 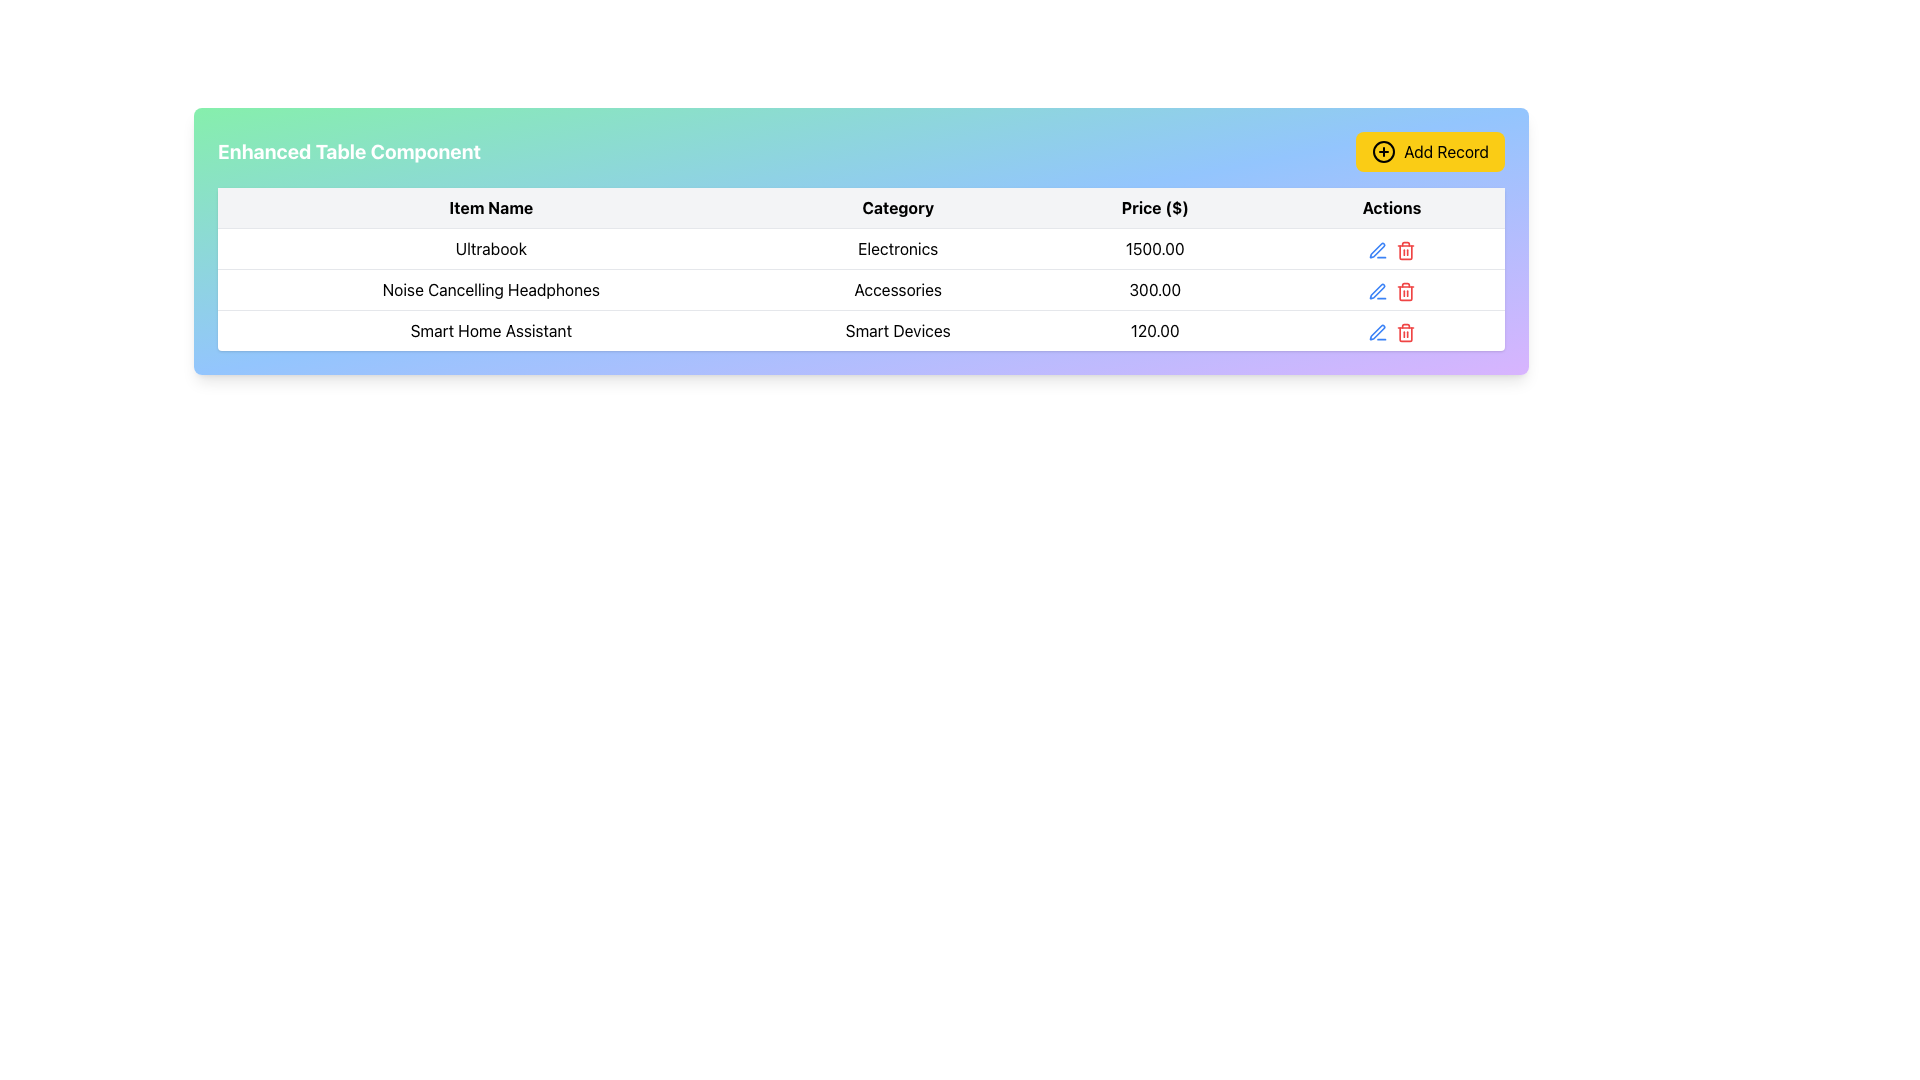 I want to click on text content of the 'Ultrabook' label located in the first row under the 'Item Name' column of the table, so click(x=491, y=248).